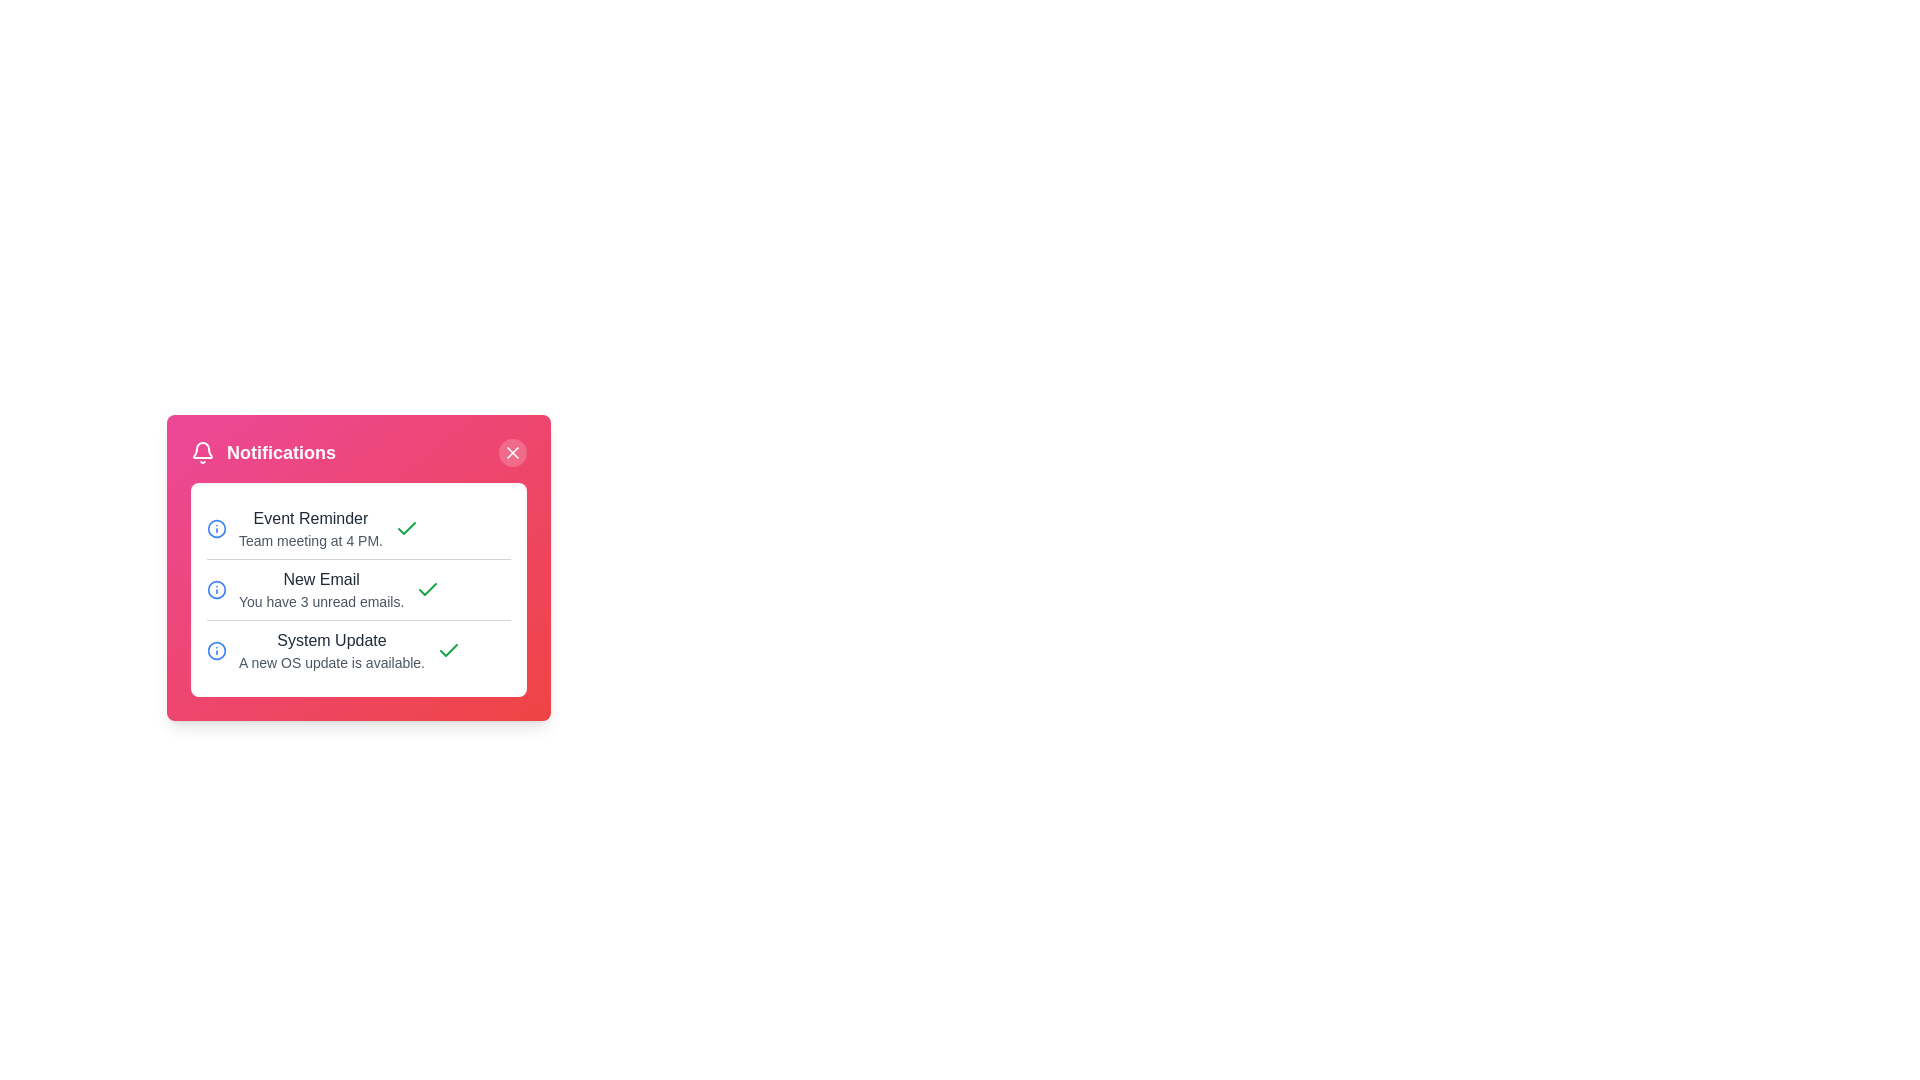 This screenshot has width=1920, height=1080. Describe the element at coordinates (310, 540) in the screenshot. I see `the text label reading 'Team meeting at 4 PM.' which is styled with a small font and gray color, located directly under the bolded title 'Event Reminder' in the notification card` at that location.